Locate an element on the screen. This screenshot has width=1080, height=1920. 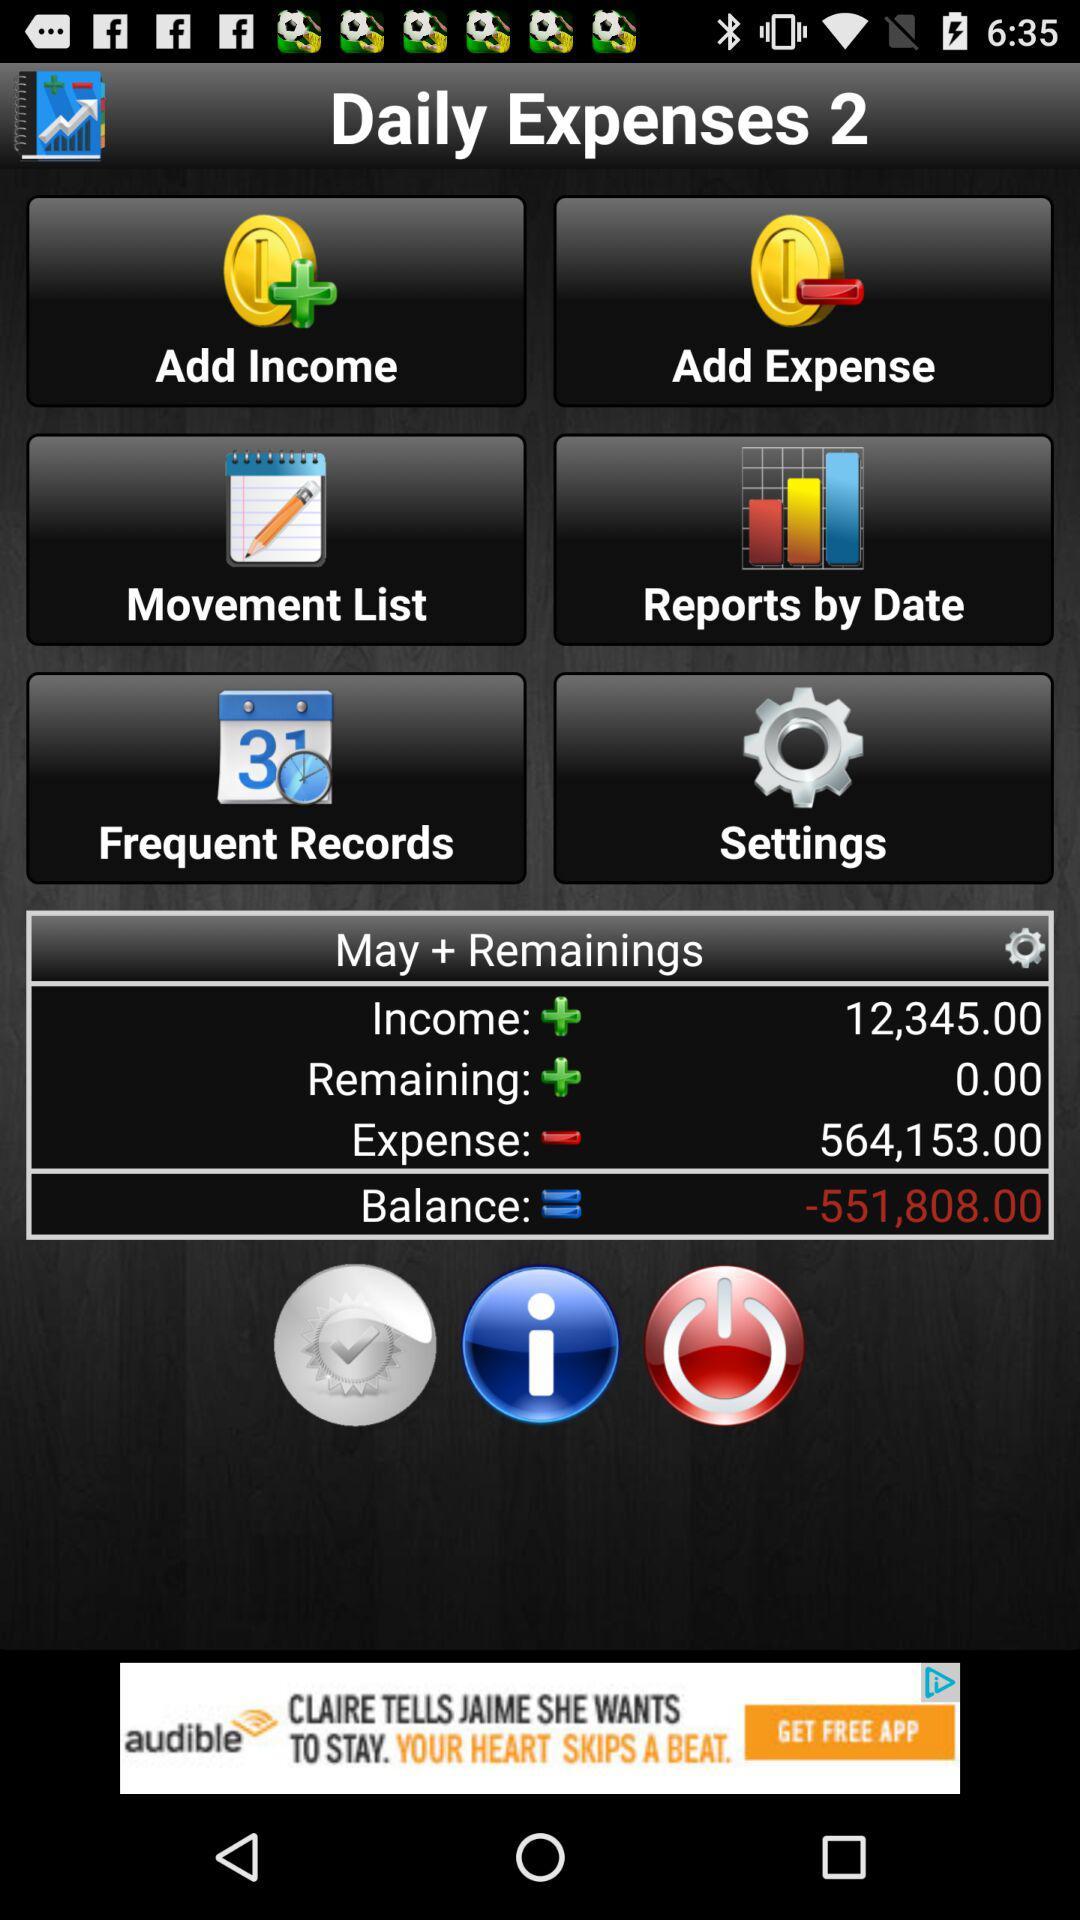
the check icon is located at coordinates (354, 1440).